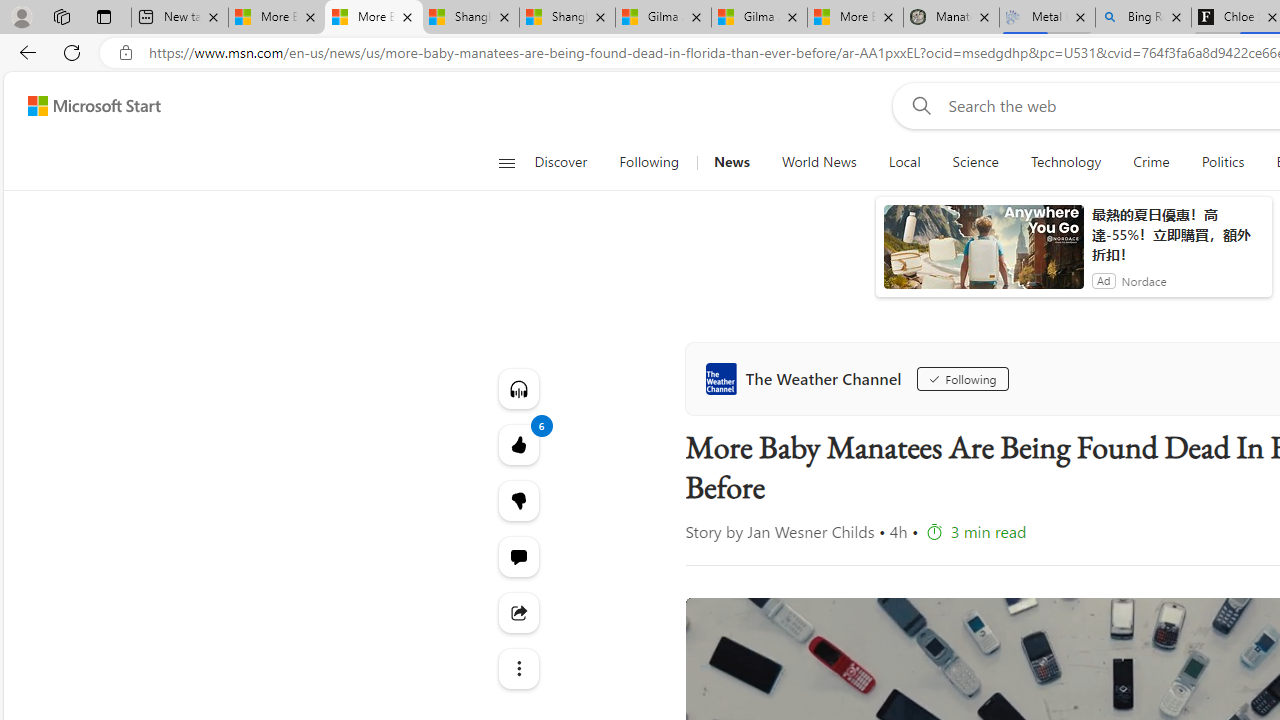  Describe the element at coordinates (86, 105) in the screenshot. I see `'Skip to content'` at that location.